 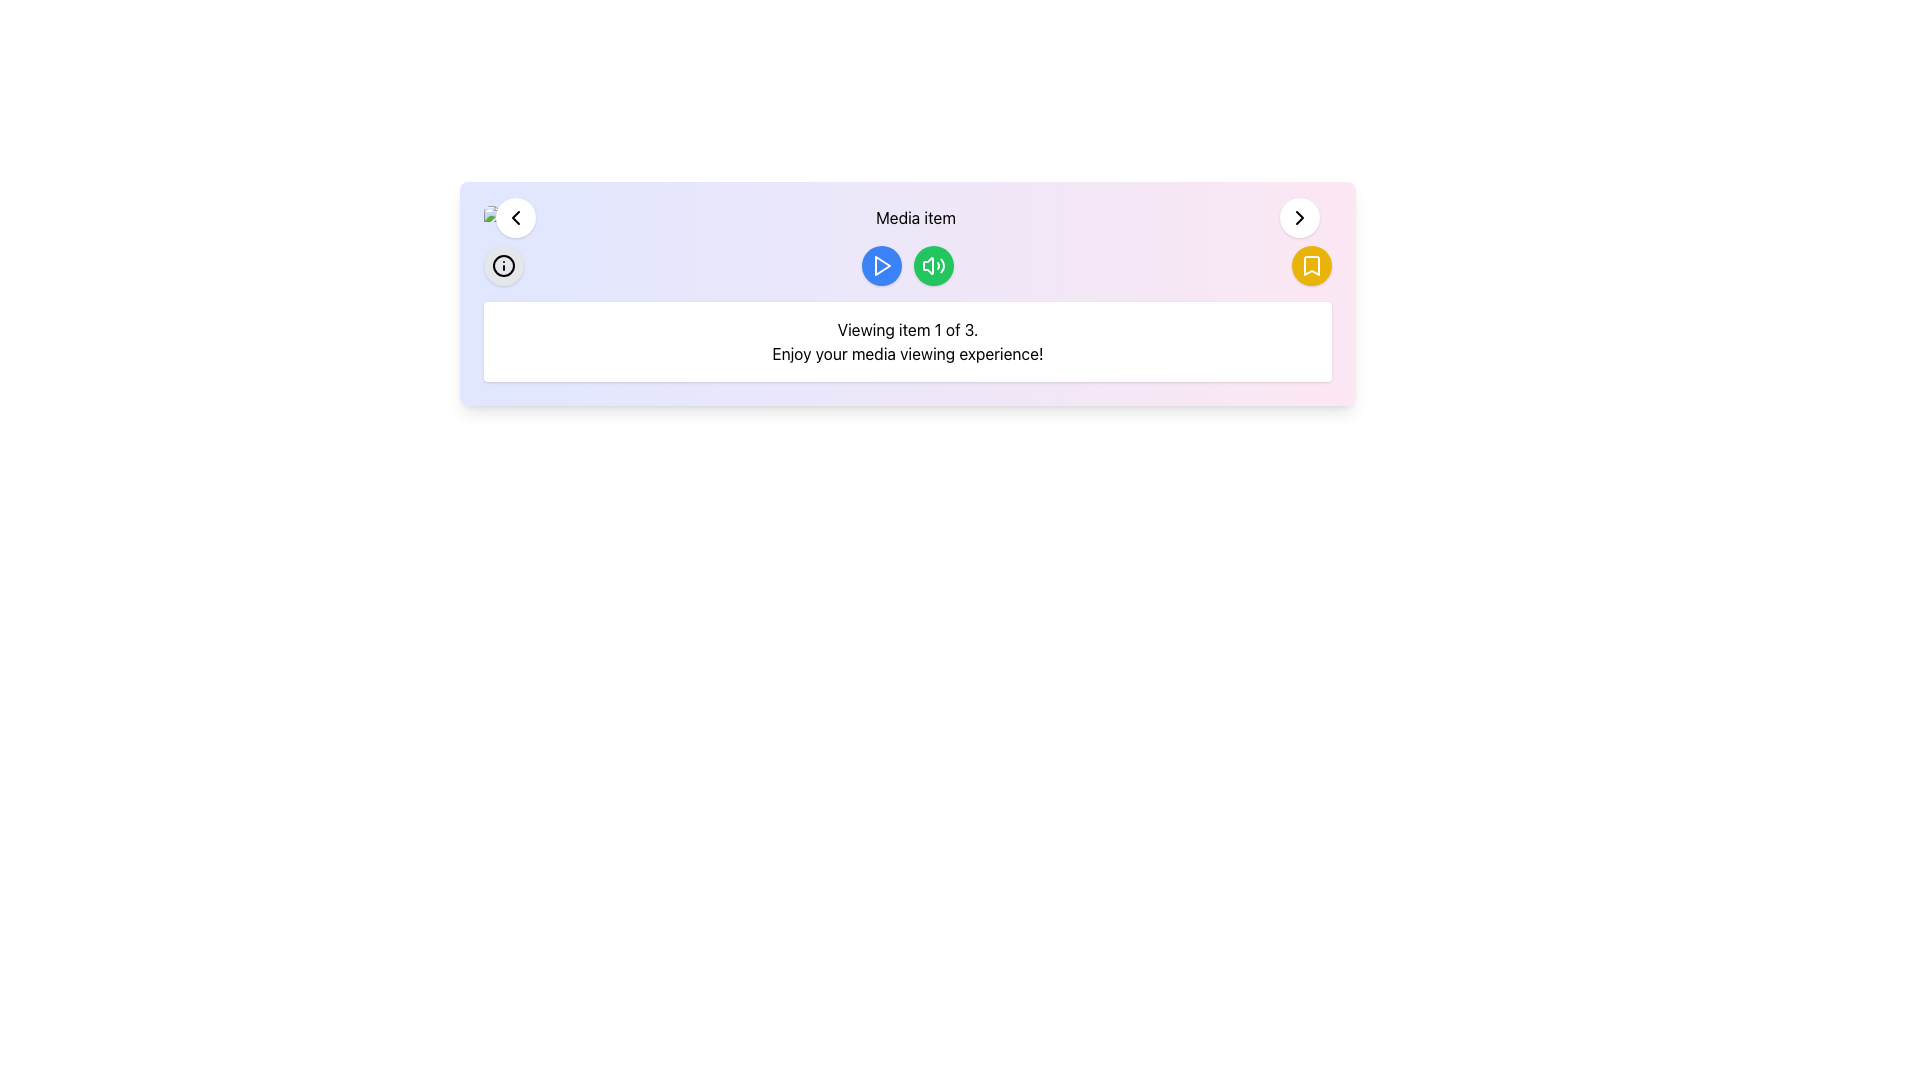 What do you see at coordinates (515, 218) in the screenshot?
I see `the circular button with a white background and a leftward-pointing chevron icon` at bounding box center [515, 218].